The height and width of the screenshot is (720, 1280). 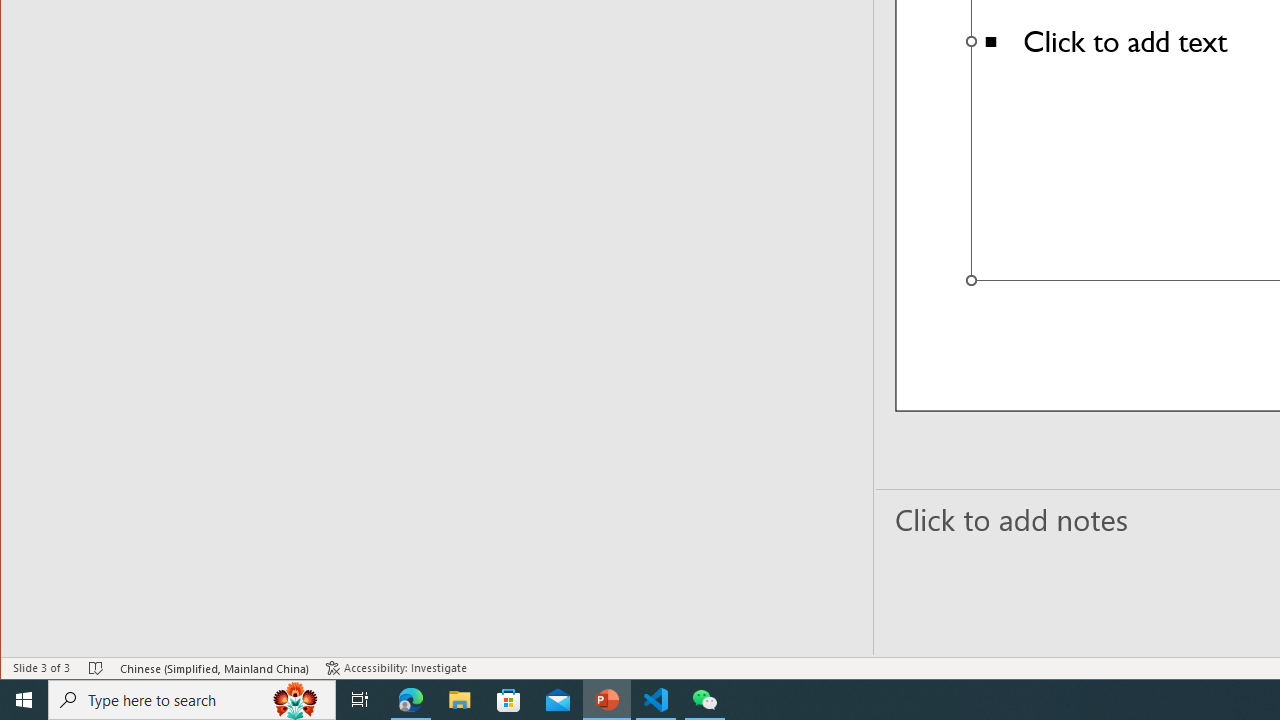 What do you see at coordinates (656, 698) in the screenshot?
I see `'Visual Studio Code - 1 running window'` at bounding box center [656, 698].